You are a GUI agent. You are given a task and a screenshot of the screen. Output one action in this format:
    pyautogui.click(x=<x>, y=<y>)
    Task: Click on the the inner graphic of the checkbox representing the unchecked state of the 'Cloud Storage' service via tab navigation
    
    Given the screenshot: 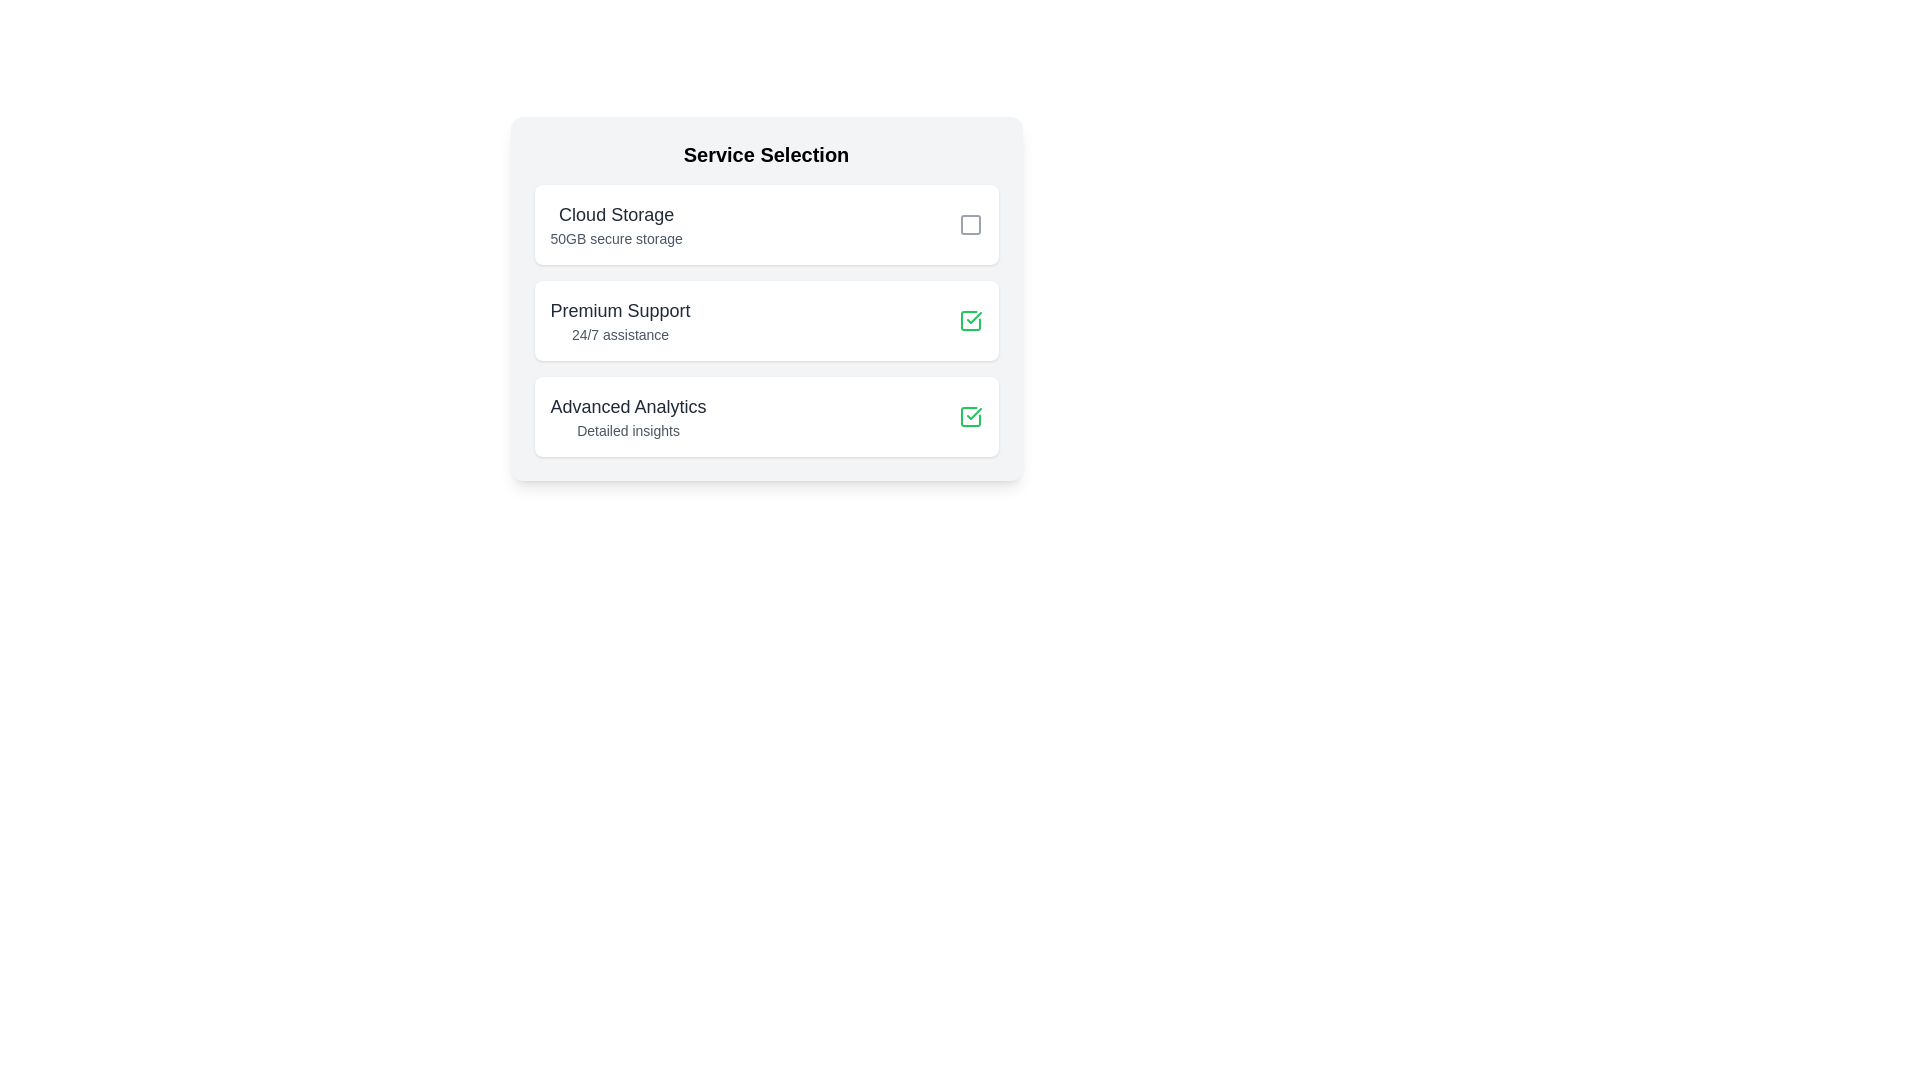 What is the action you would take?
    pyautogui.click(x=970, y=224)
    